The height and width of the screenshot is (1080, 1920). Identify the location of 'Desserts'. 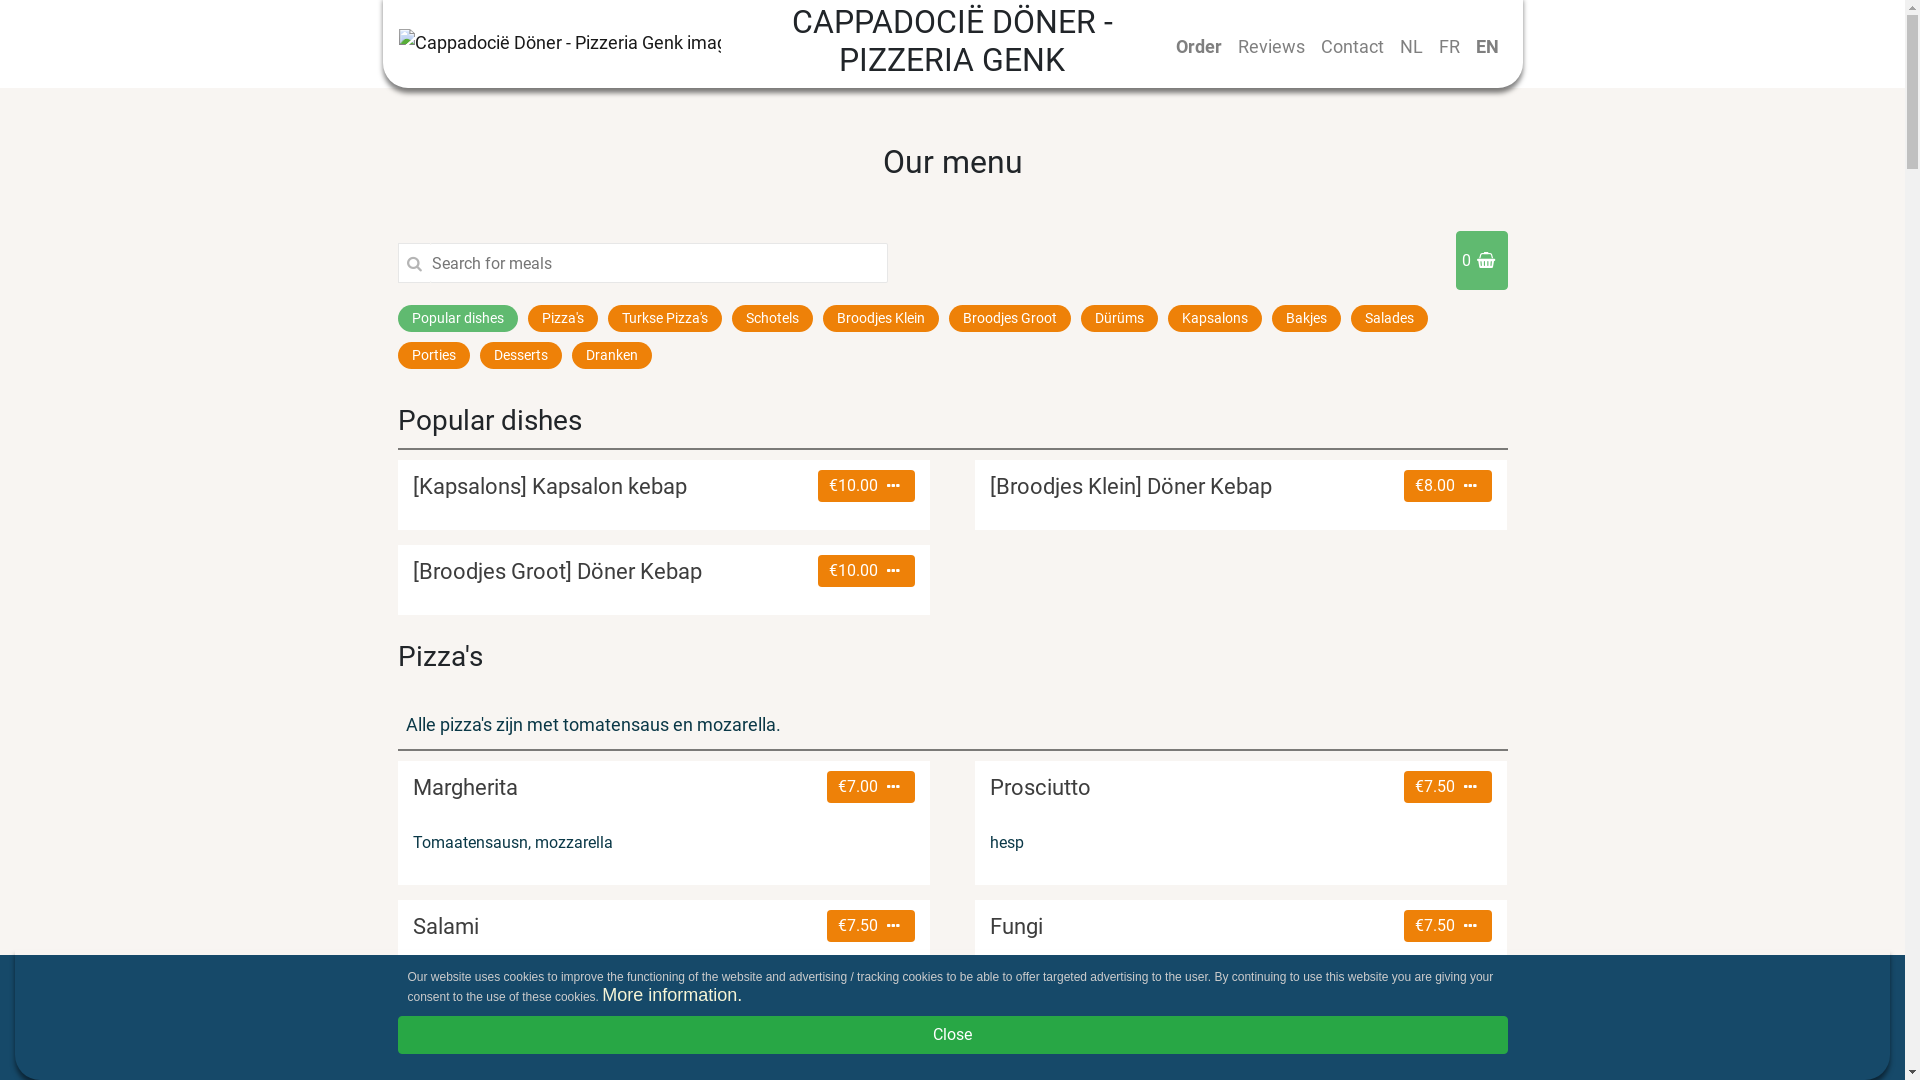
(521, 354).